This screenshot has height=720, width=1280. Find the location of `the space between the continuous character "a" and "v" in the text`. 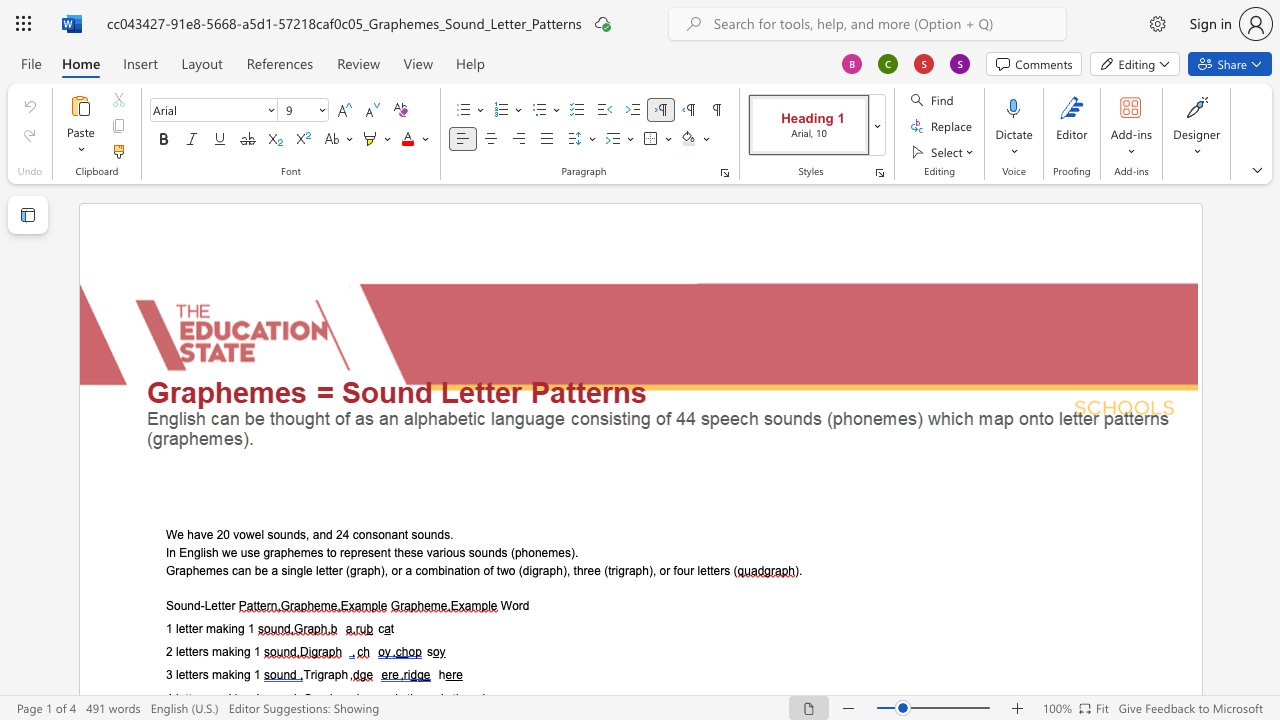

the space between the continuous character "a" and "v" in the text is located at coordinates (200, 534).